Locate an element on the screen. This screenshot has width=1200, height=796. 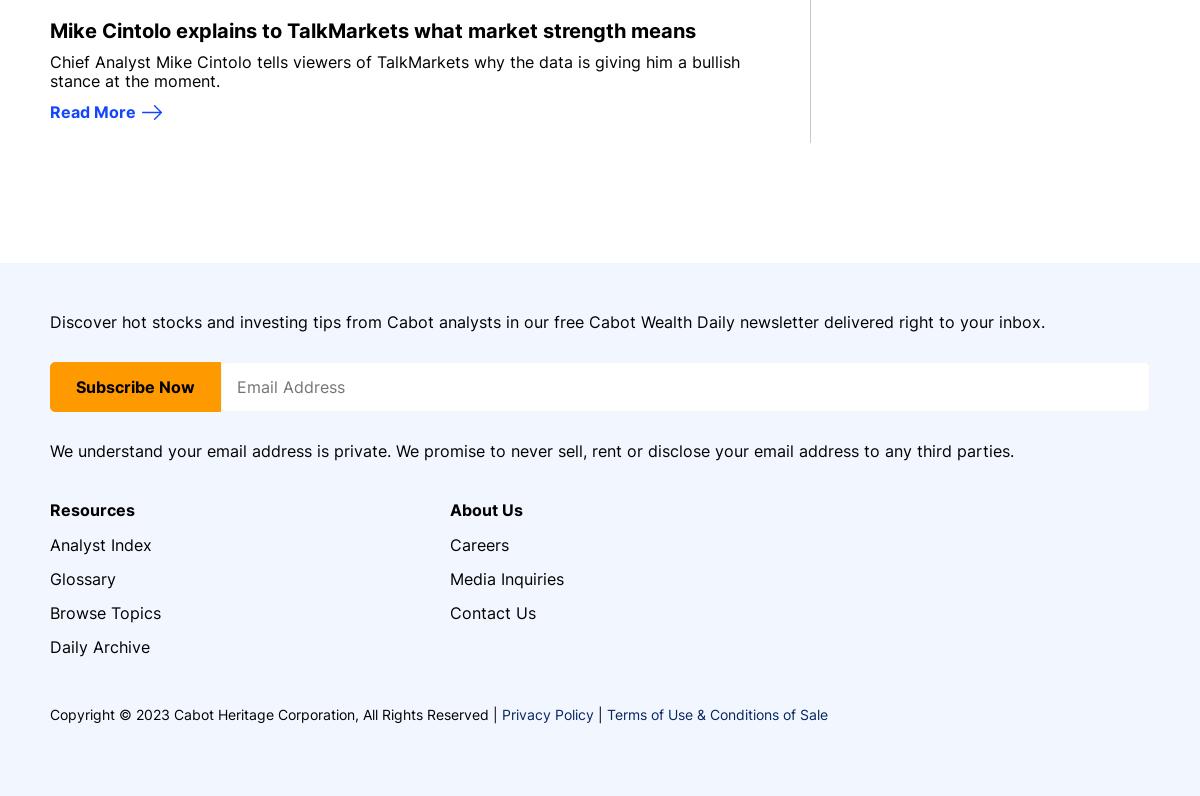
'Chief Analyst Mike Cintolo tells viewers of TalkMarkets why the data is giving him a bullish stance at the moment.' is located at coordinates (395, 70).